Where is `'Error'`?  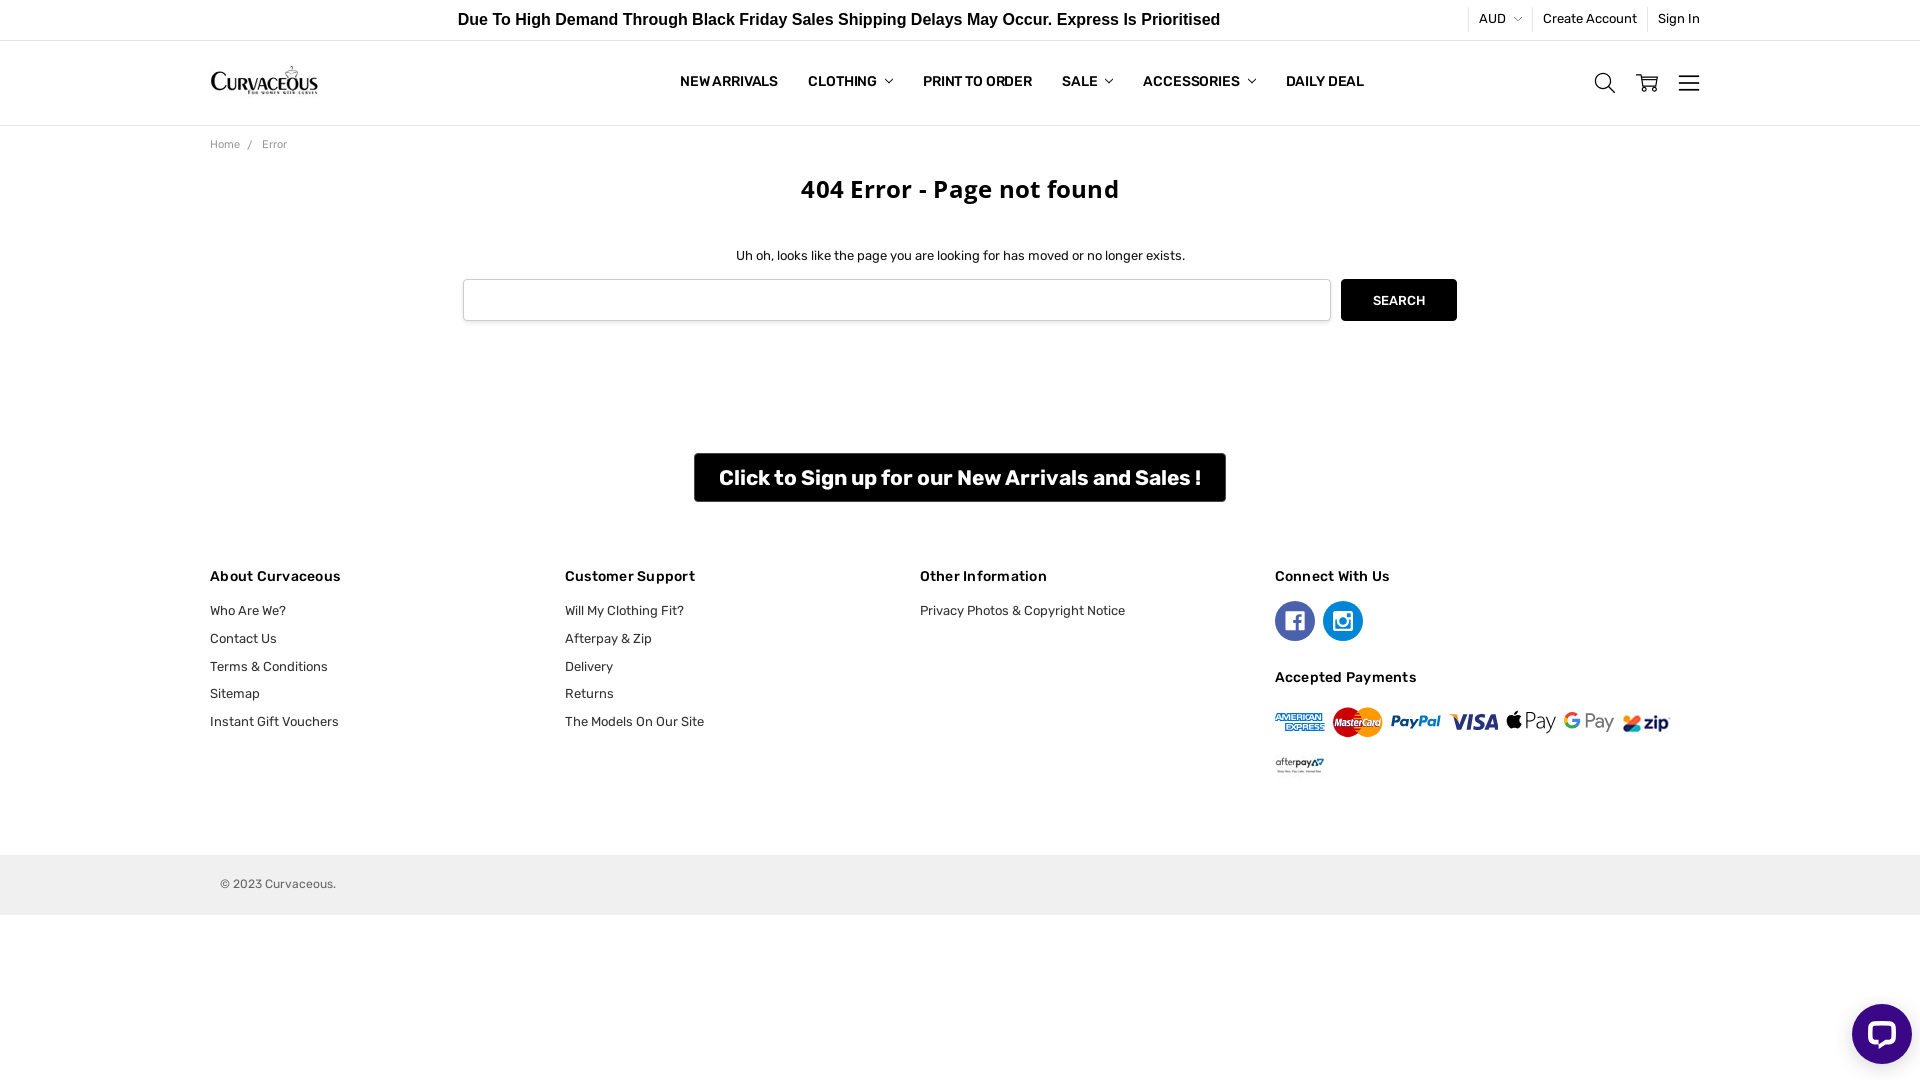 'Error' is located at coordinates (273, 143).